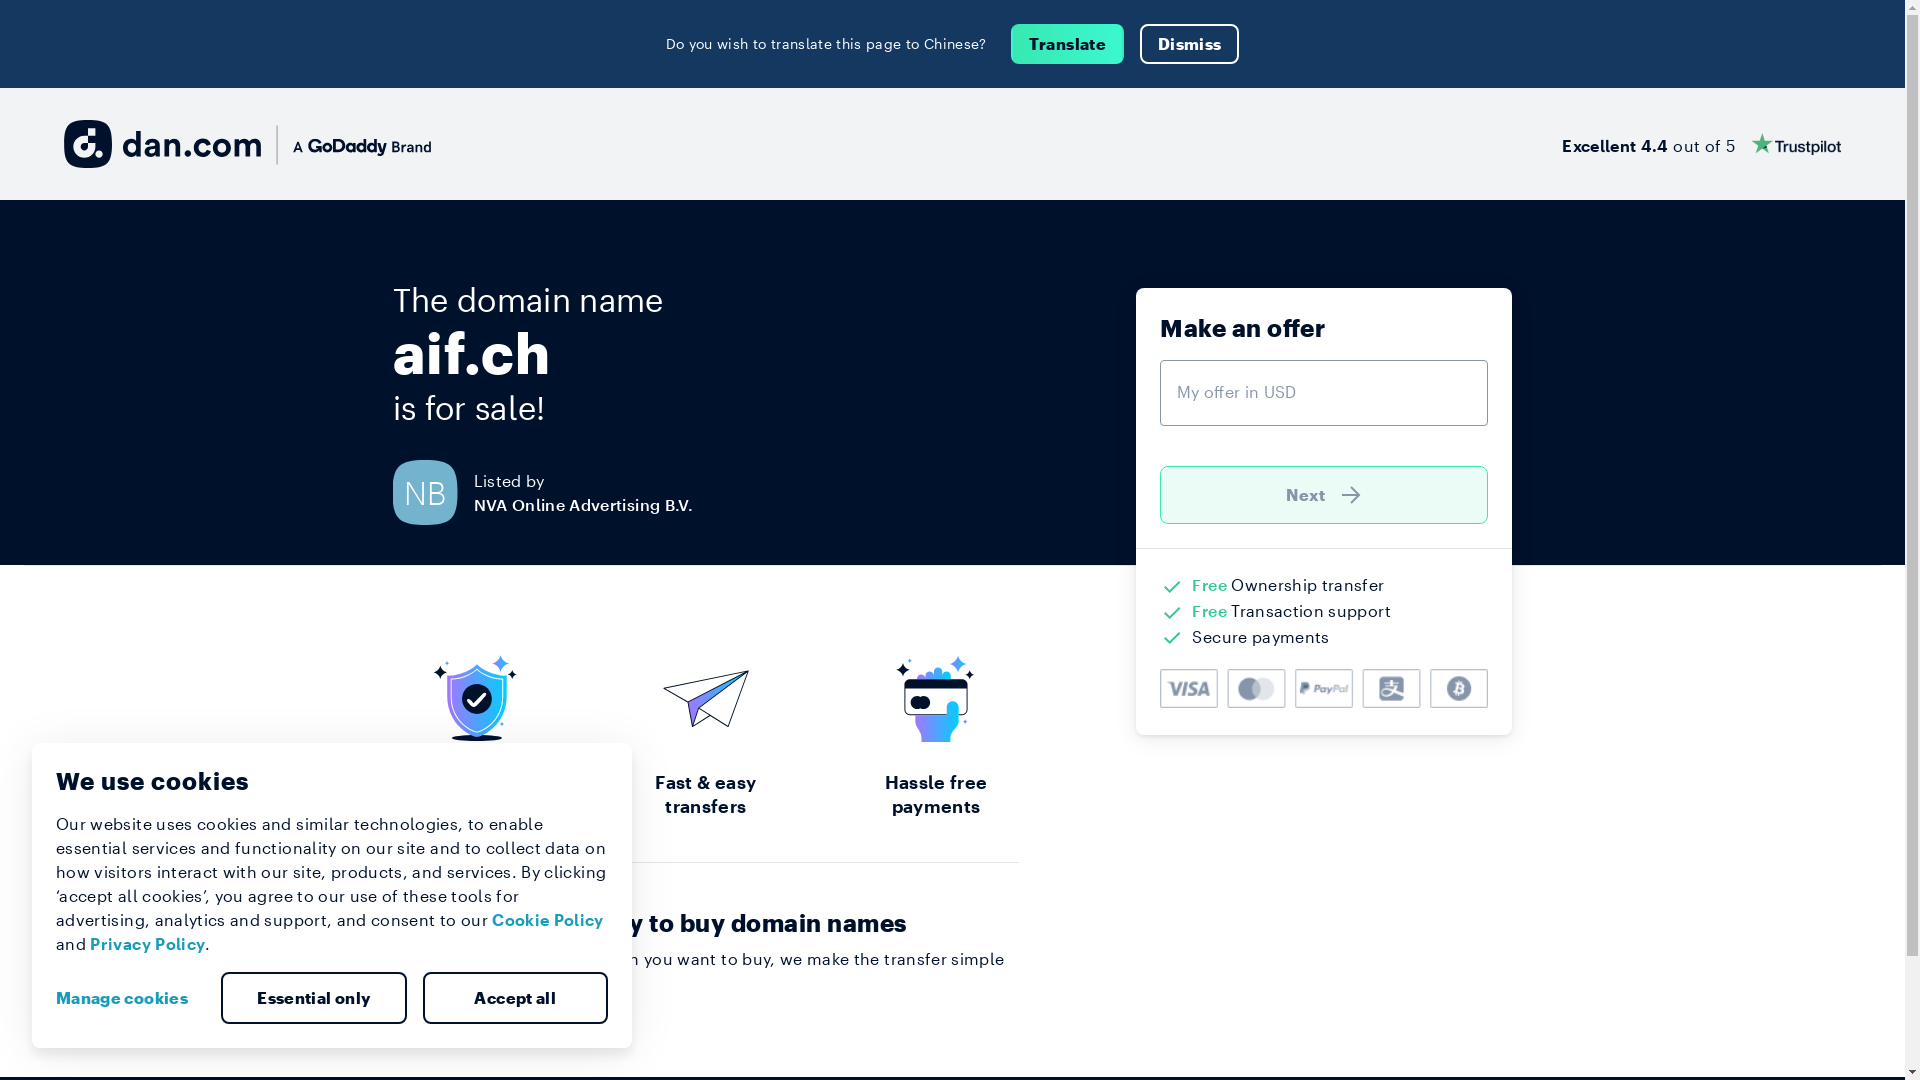  What do you see at coordinates (1189, 43) in the screenshot?
I see `'Dismiss'` at bounding box center [1189, 43].